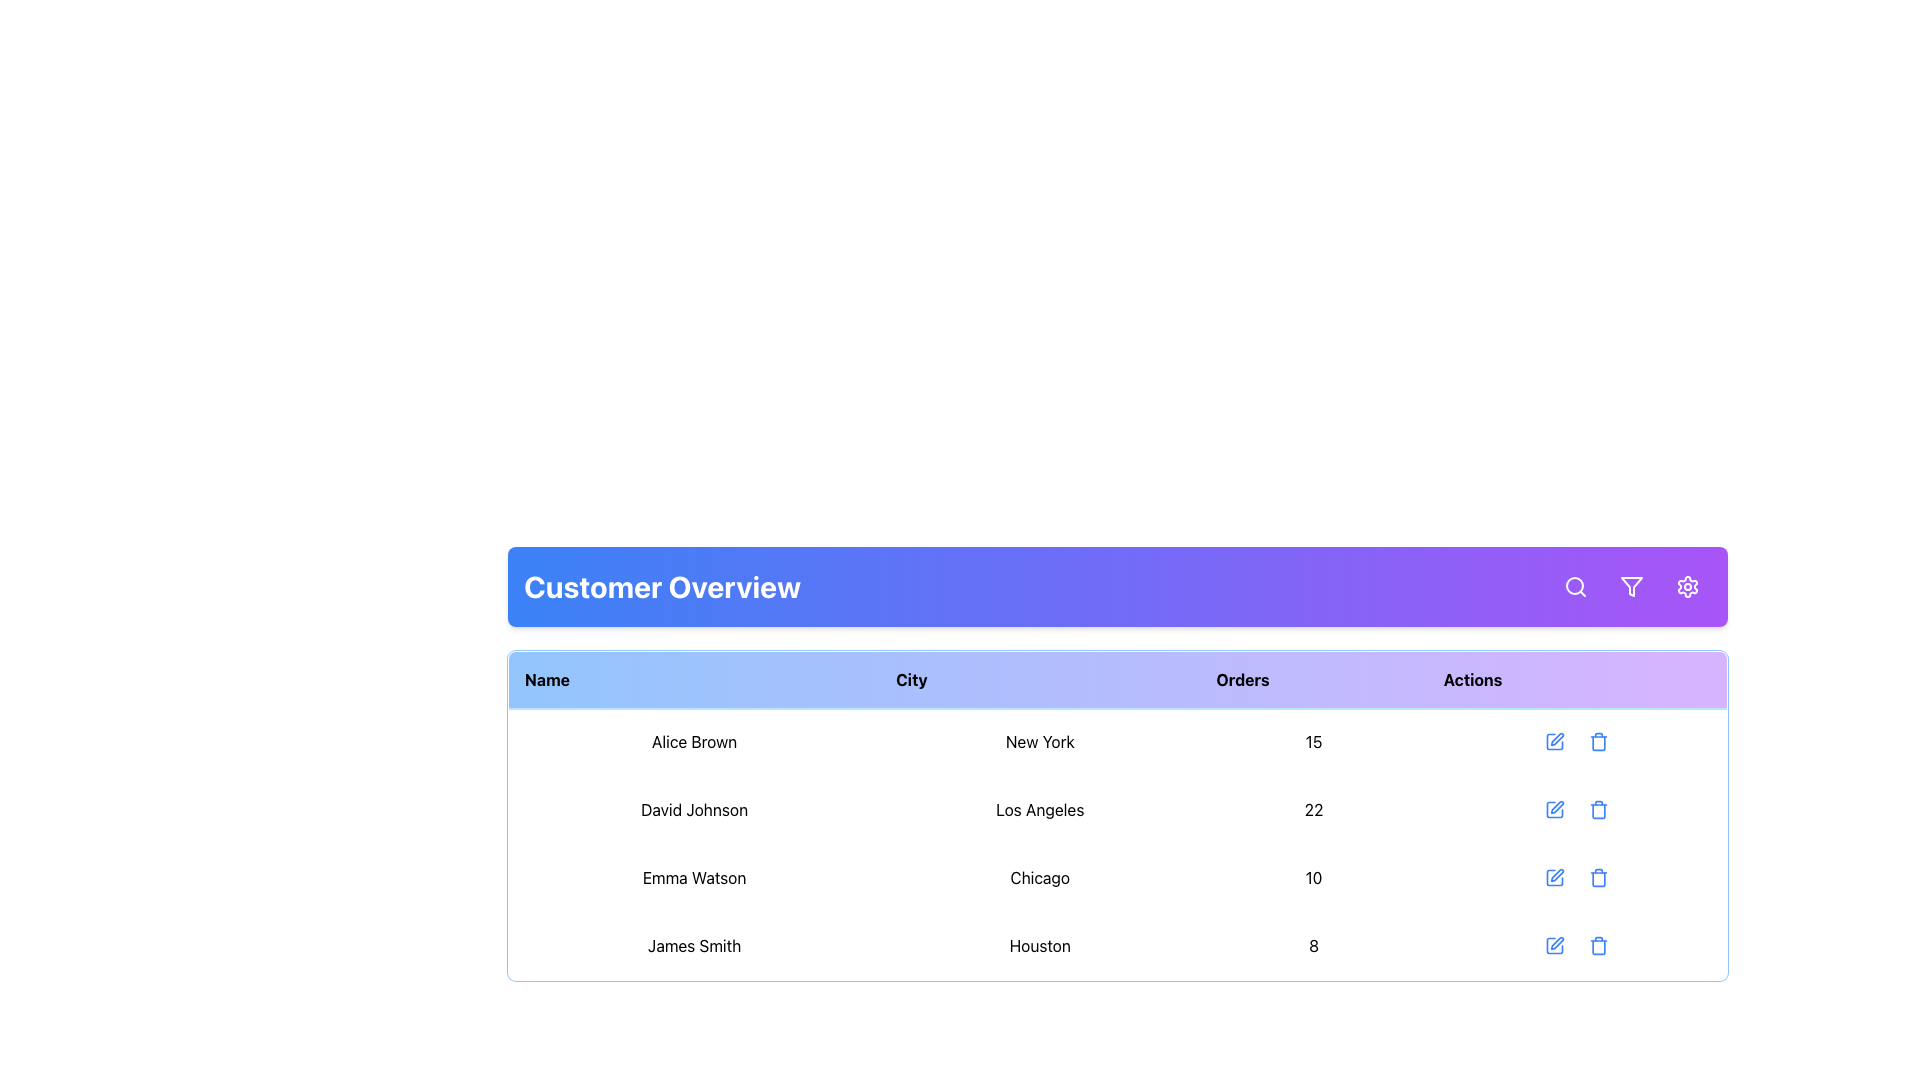 Image resolution: width=1920 pixels, height=1080 pixels. What do you see at coordinates (1040, 810) in the screenshot?
I see `the text element that specifies the city of David Johnson located in the third column of the second row in the tabular representation` at bounding box center [1040, 810].